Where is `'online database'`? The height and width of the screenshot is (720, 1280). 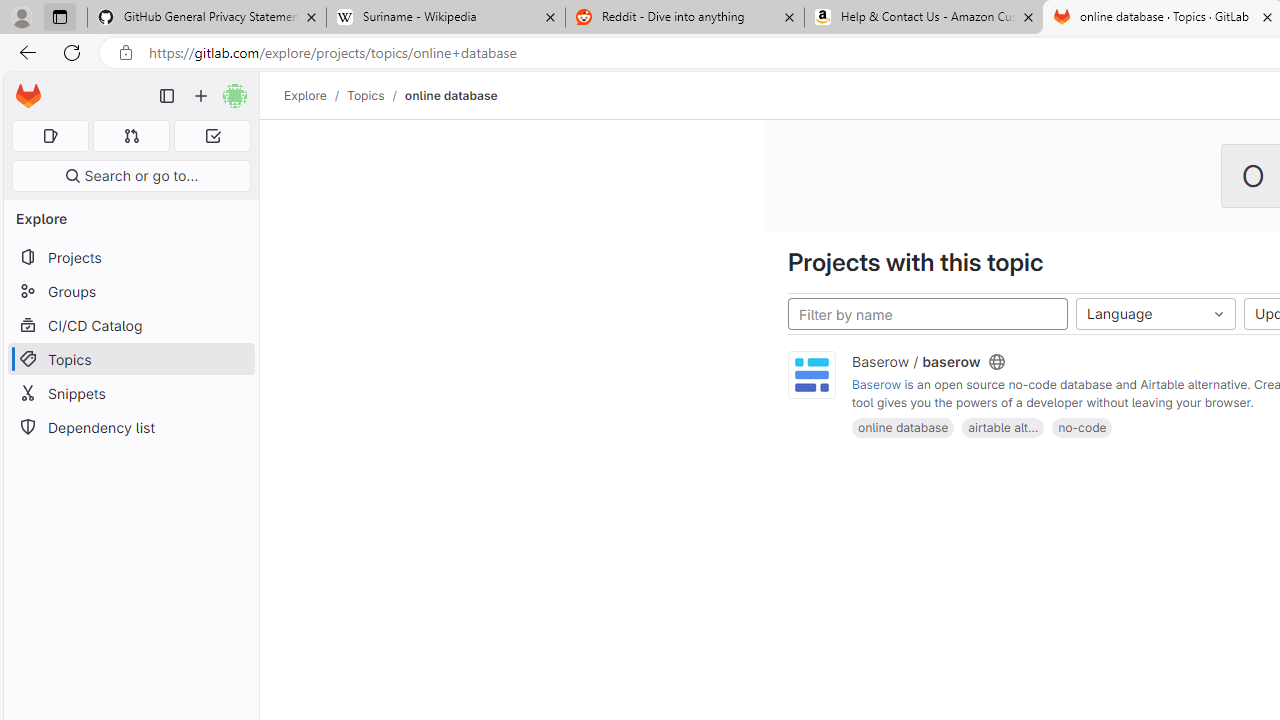 'online database' is located at coordinates (902, 426).